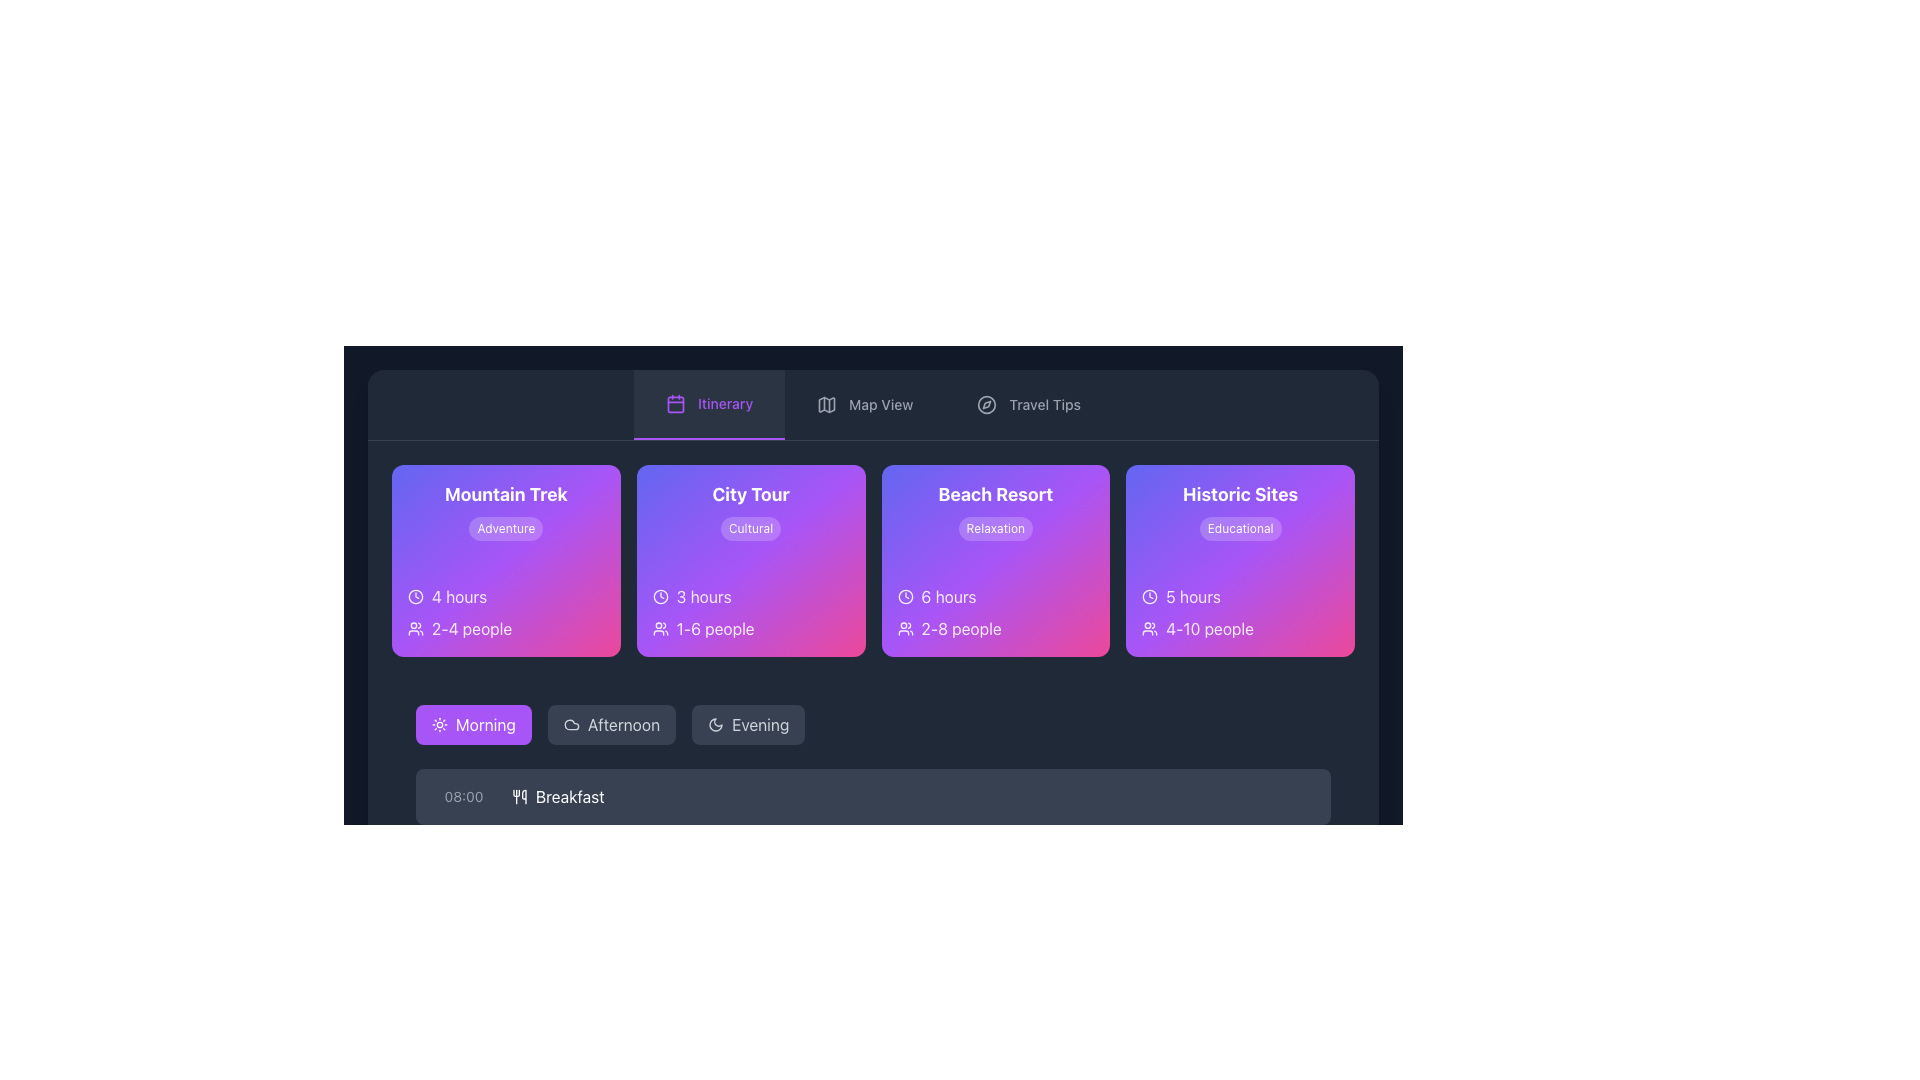  Describe the element at coordinates (506, 509) in the screenshot. I see `the 'Adventure' tag located underneath the title 'Mountain Trek' in the first card of the horizontal list` at that location.